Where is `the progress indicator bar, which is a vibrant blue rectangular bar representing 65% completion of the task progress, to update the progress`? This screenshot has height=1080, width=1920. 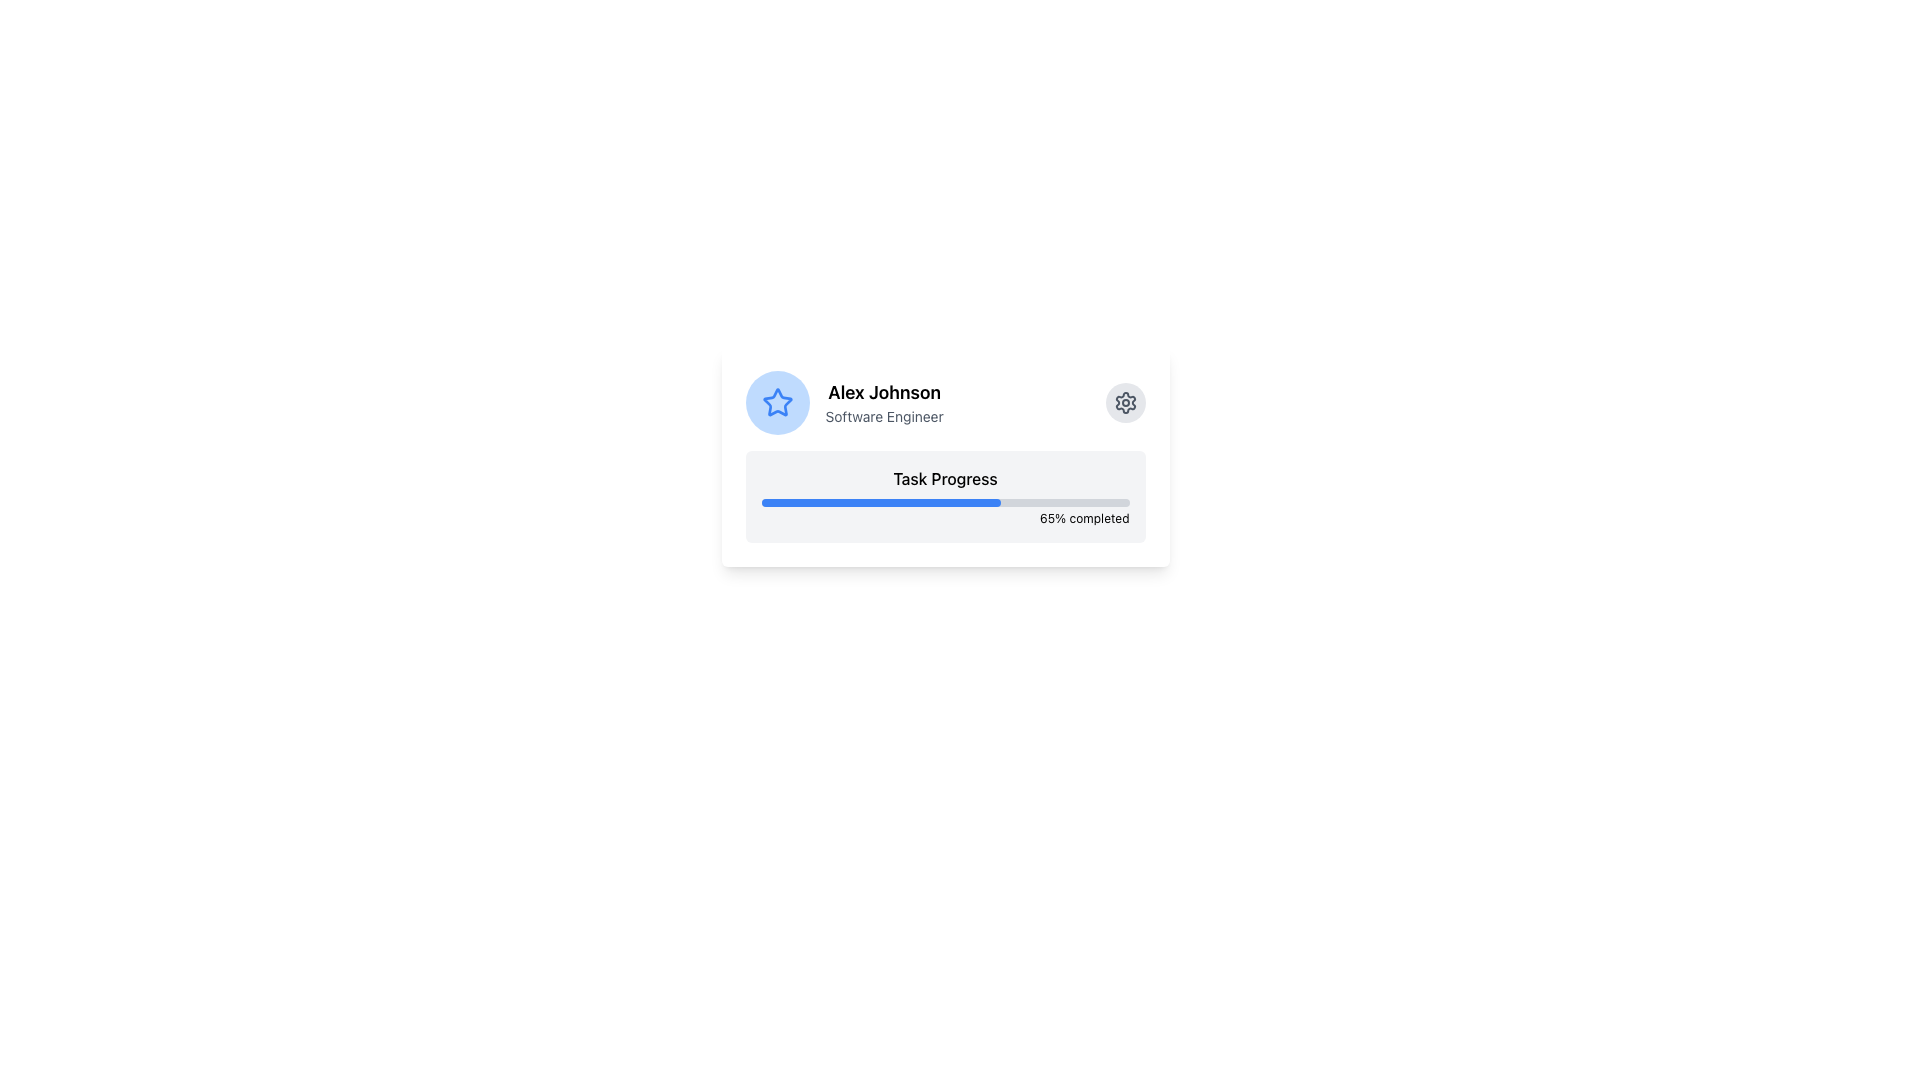 the progress indicator bar, which is a vibrant blue rectangular bar representing 65% completion of the task progress, to update the progress is located at coordinates (880, 501).